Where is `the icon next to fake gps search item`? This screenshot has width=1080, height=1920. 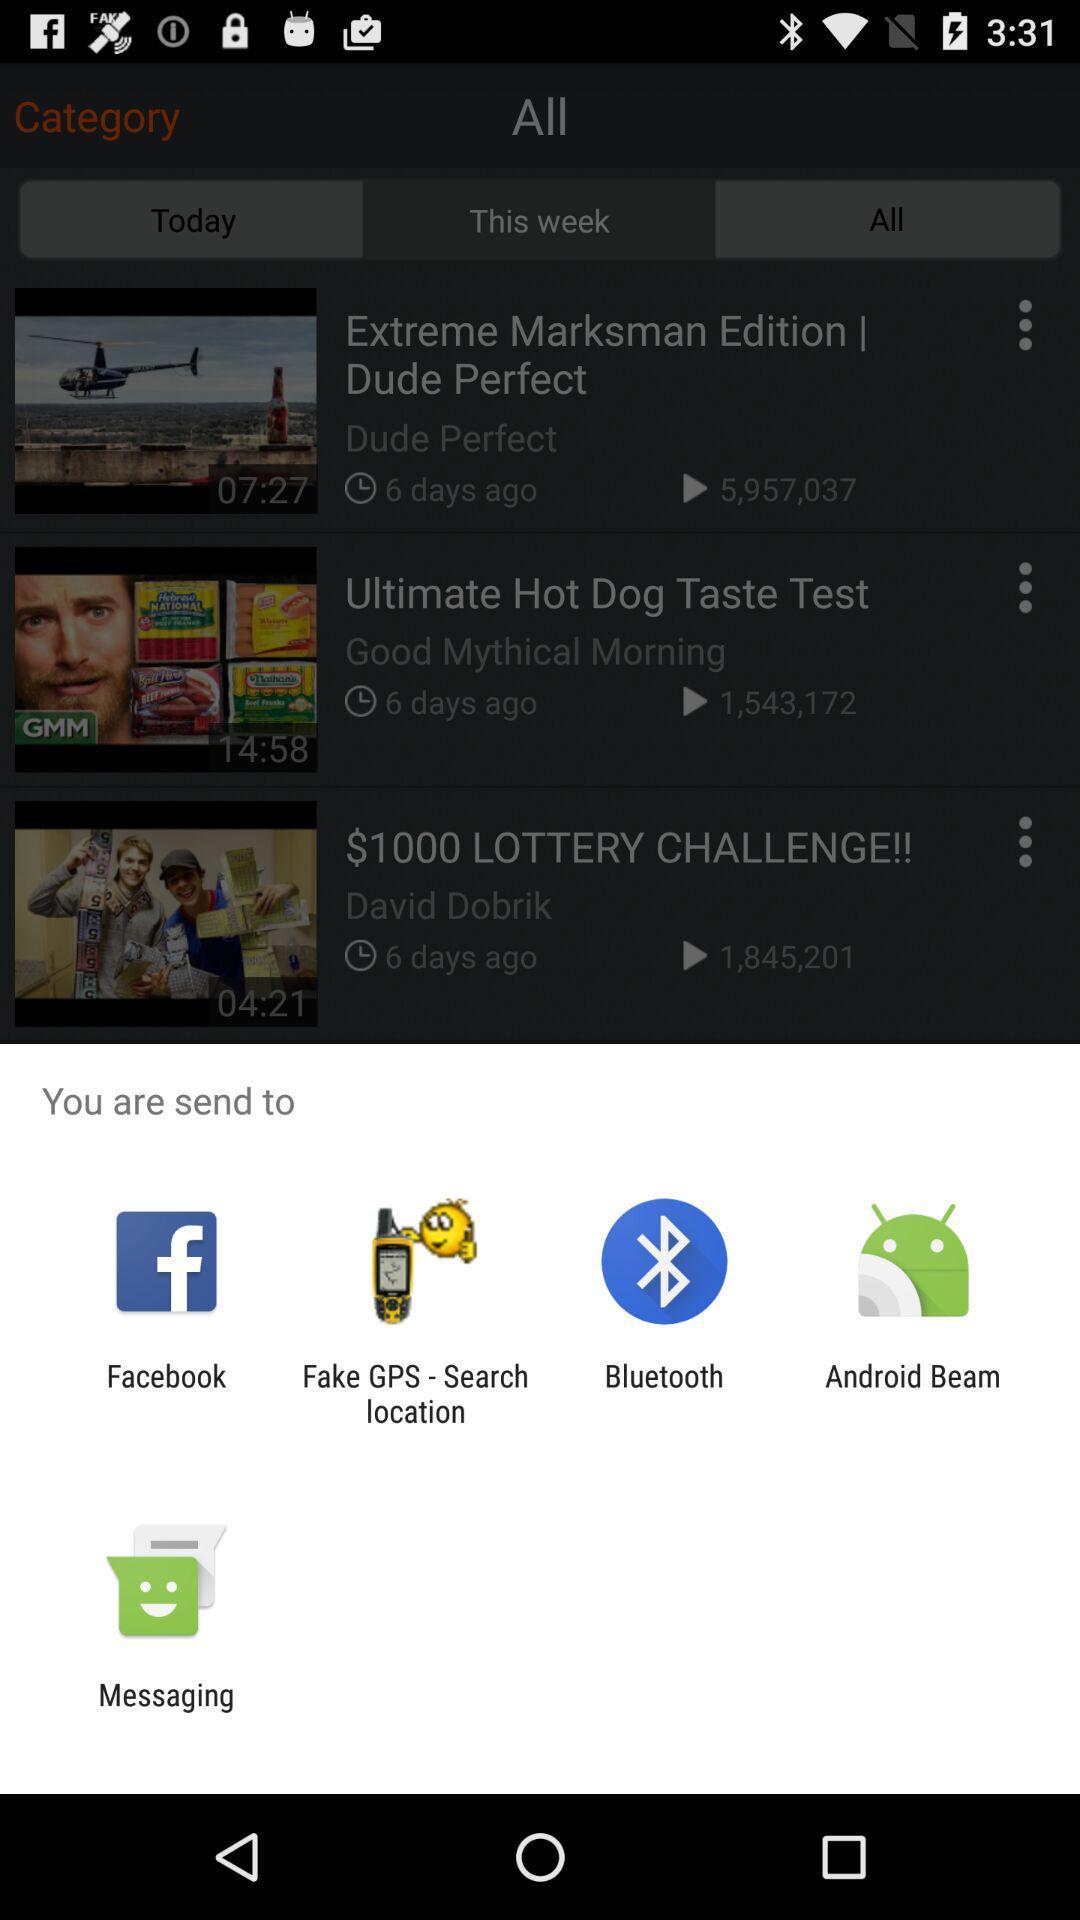
the icon next to fake gps search item is located at coordinates (664, 1392).